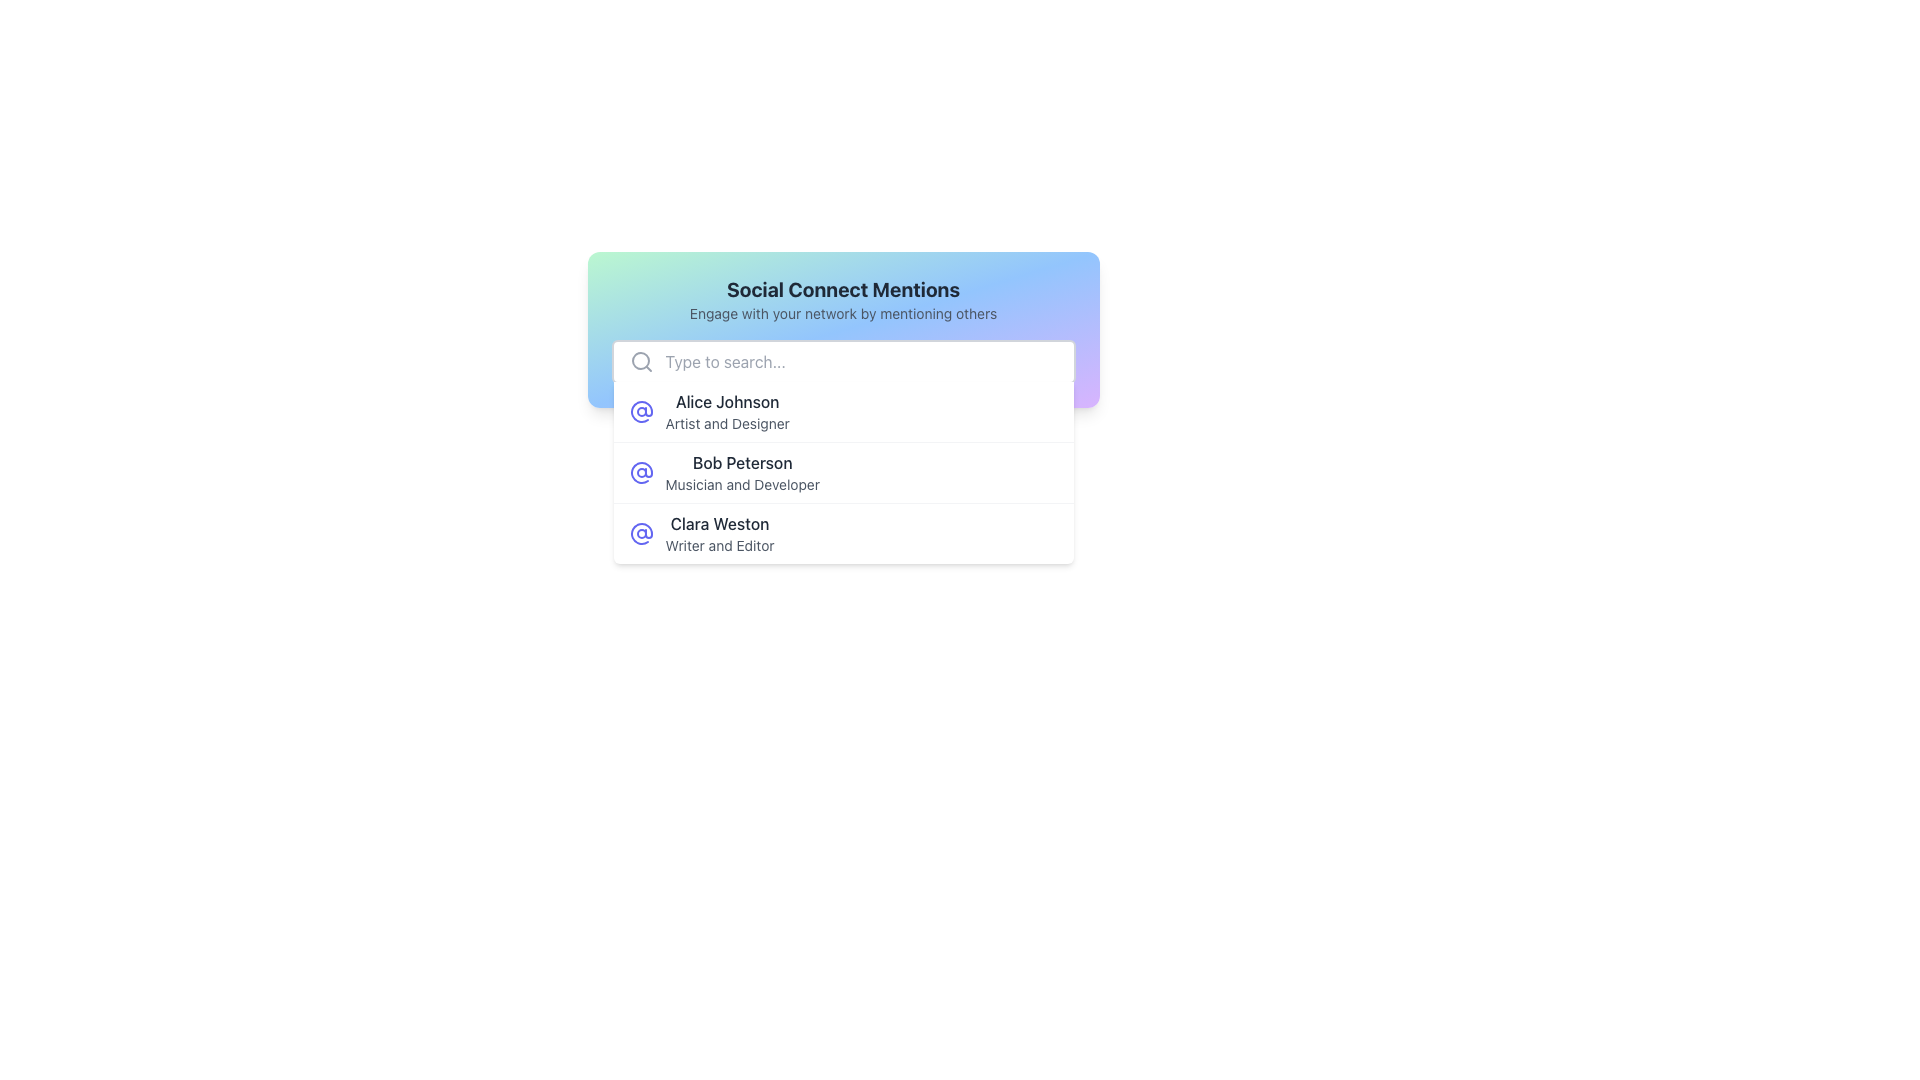  Describe the element at coordinates (726, 401) in the screenshot. I see `the first user name text label in the vertical list, located just below the search bar` at that location.